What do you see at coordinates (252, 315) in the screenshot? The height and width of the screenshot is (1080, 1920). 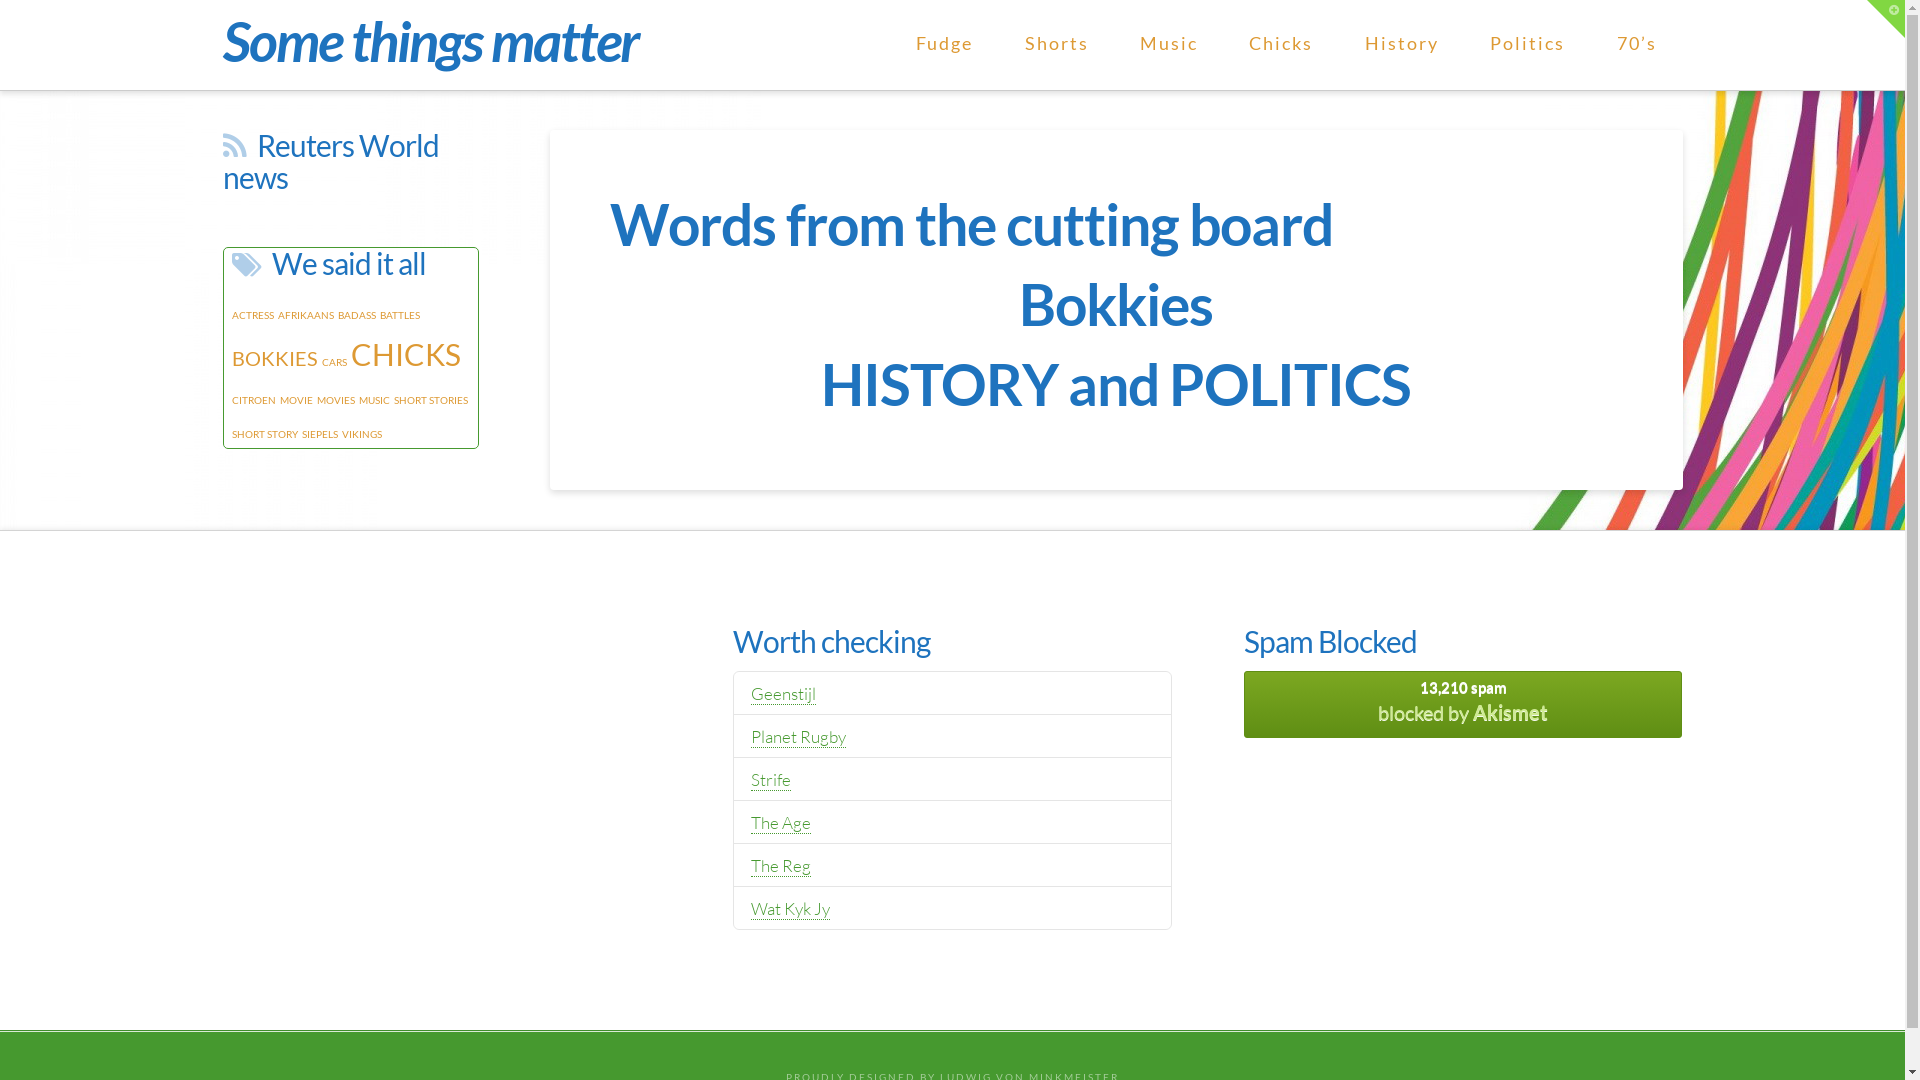 I see `'ACTRESS'` at bounding box center [252, 315].